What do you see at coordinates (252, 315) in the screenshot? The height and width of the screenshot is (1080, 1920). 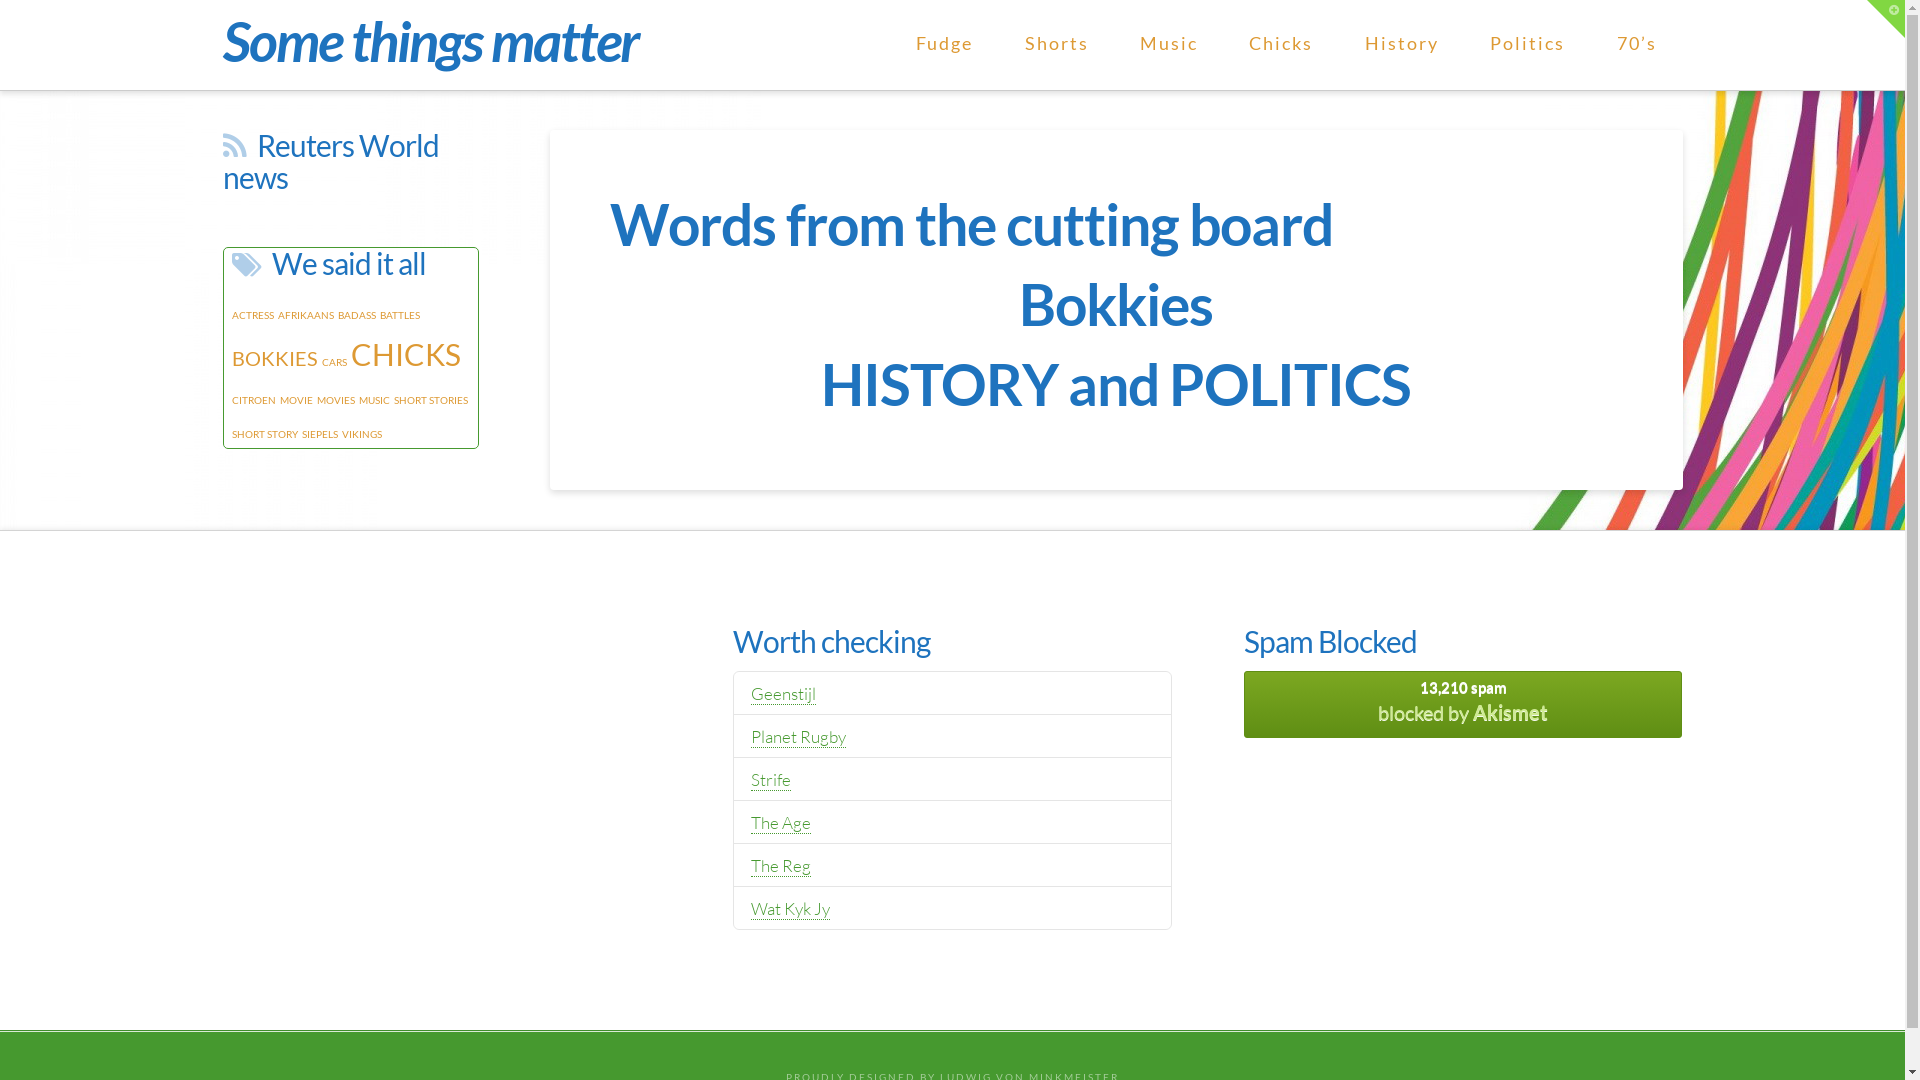 I see `'ACTRESS'` at bounding box center [252, 315].